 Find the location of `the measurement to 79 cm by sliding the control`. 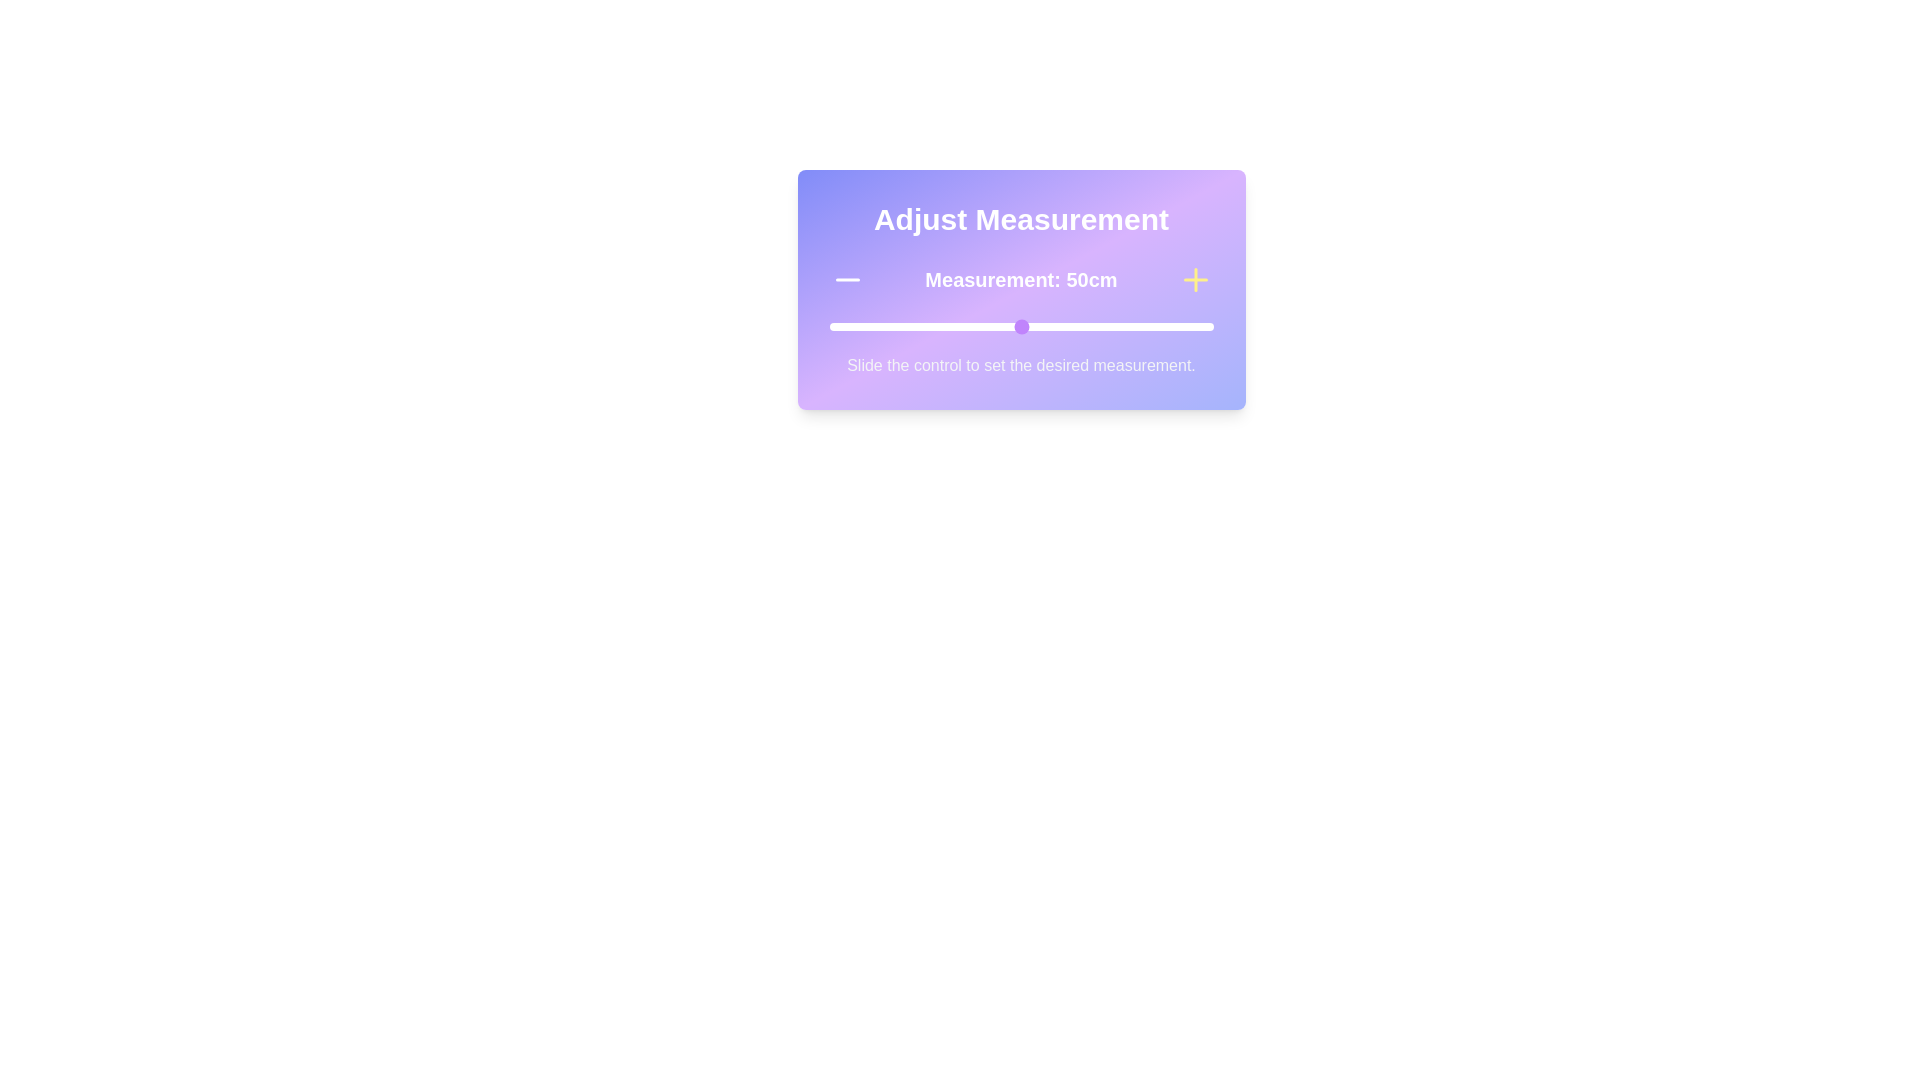

the measurement to 79 cm by sliding the control is located at coordinates (1132, 326).